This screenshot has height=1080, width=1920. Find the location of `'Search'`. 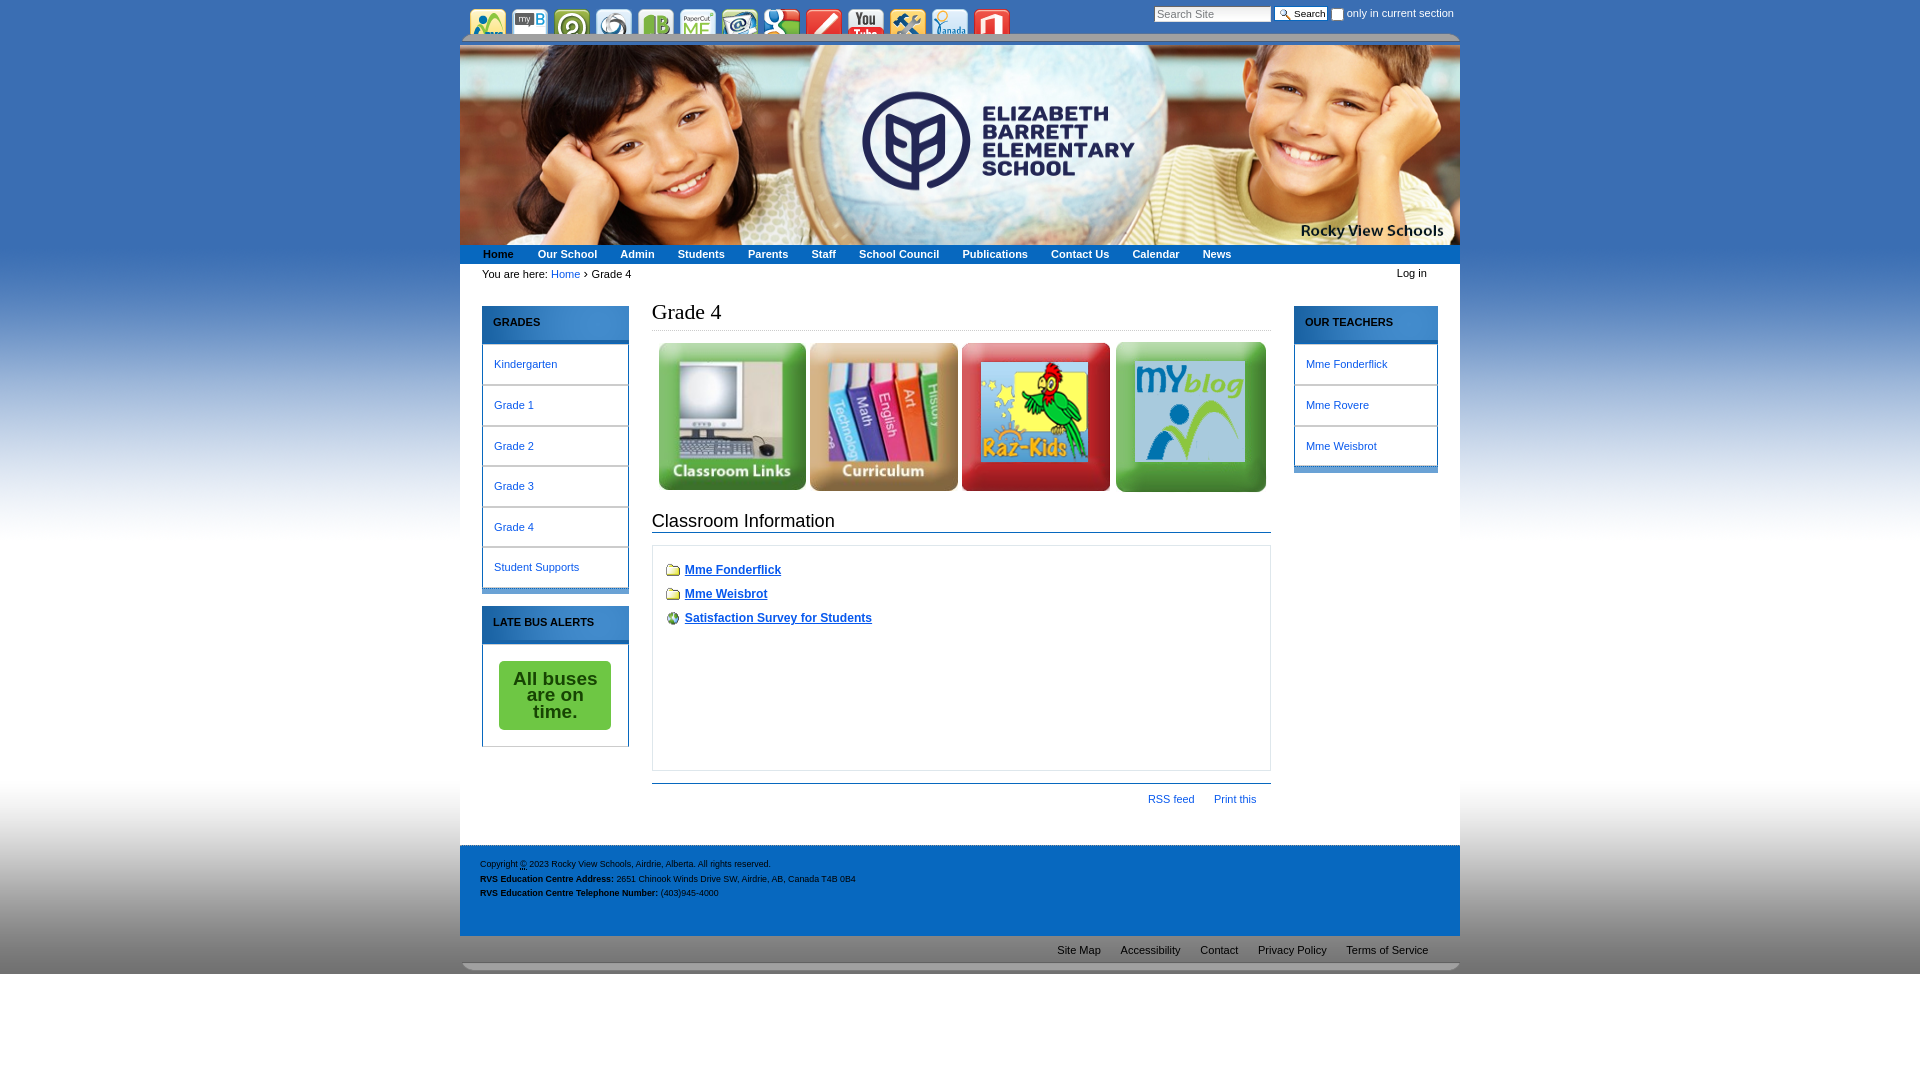

'Search' is located at coordinates (1300, 13).